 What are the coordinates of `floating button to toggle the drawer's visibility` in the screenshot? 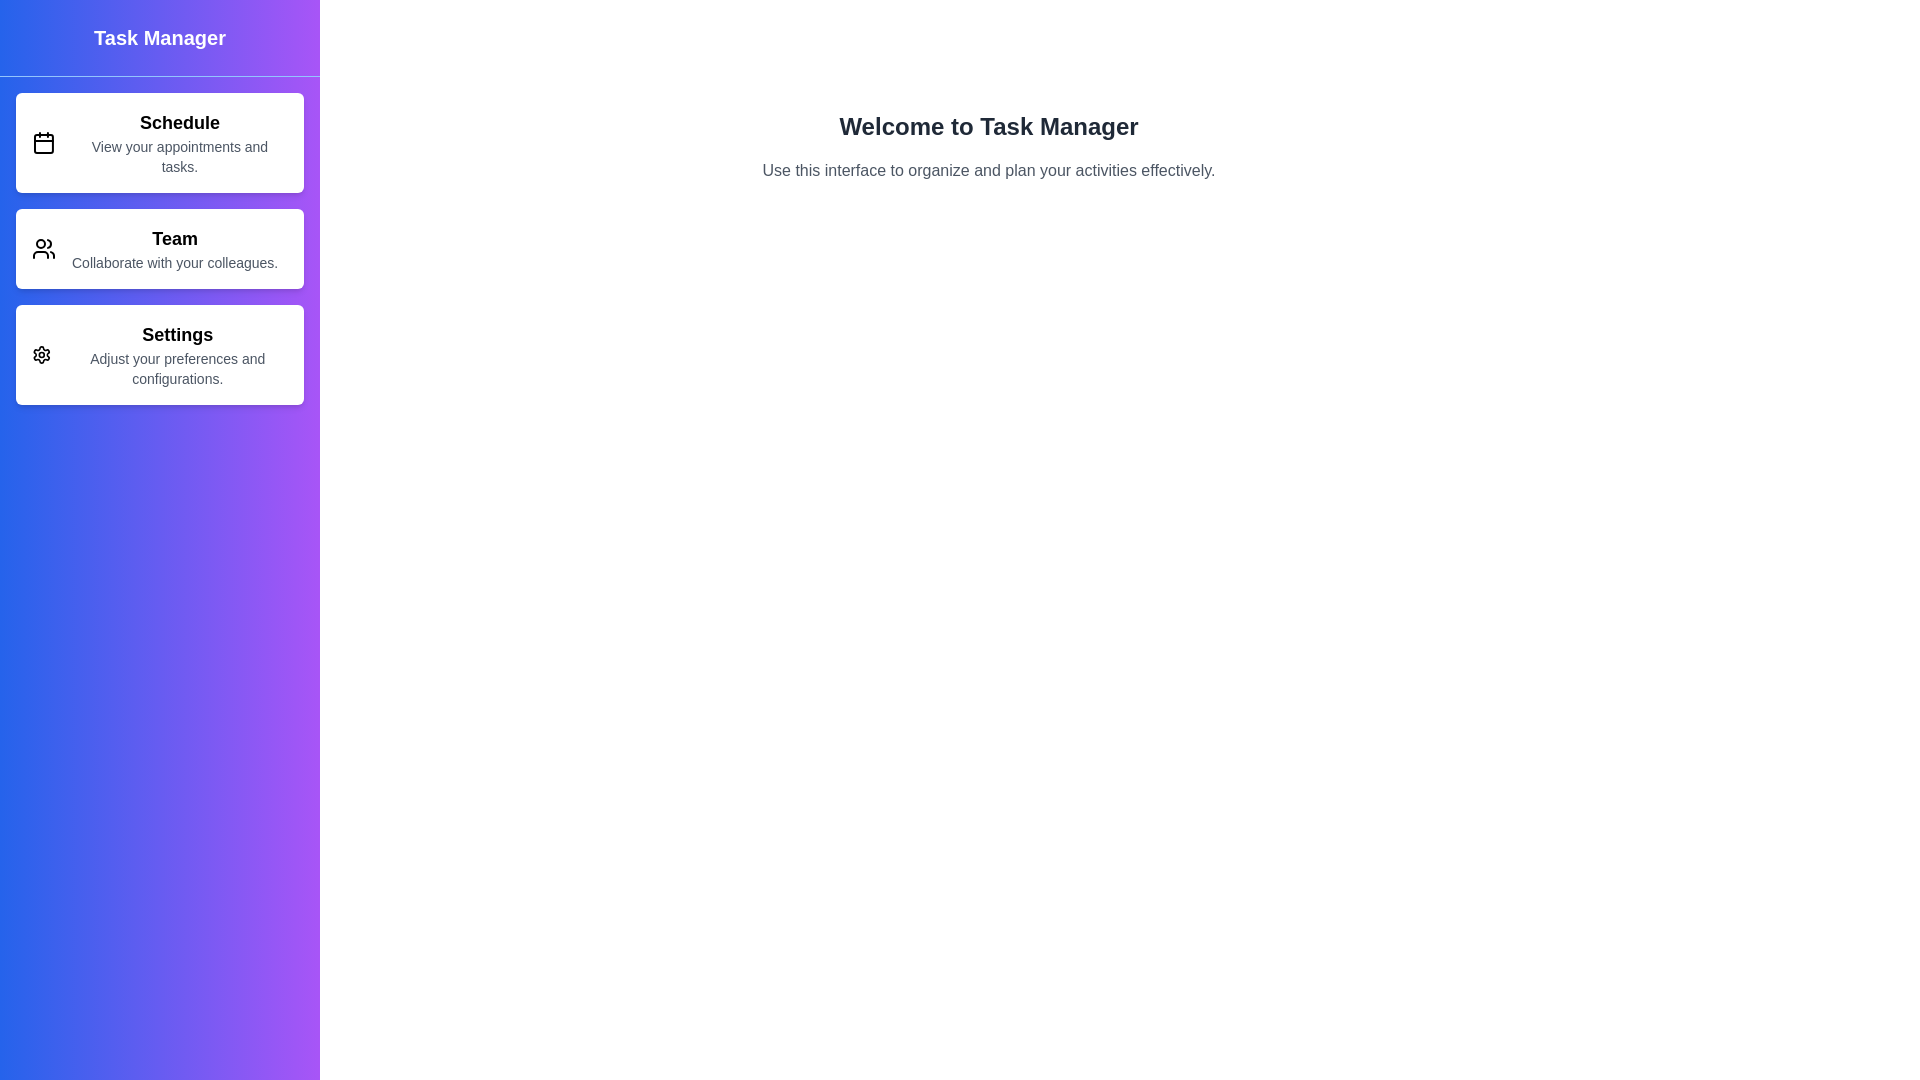 It's located at (206, 103).